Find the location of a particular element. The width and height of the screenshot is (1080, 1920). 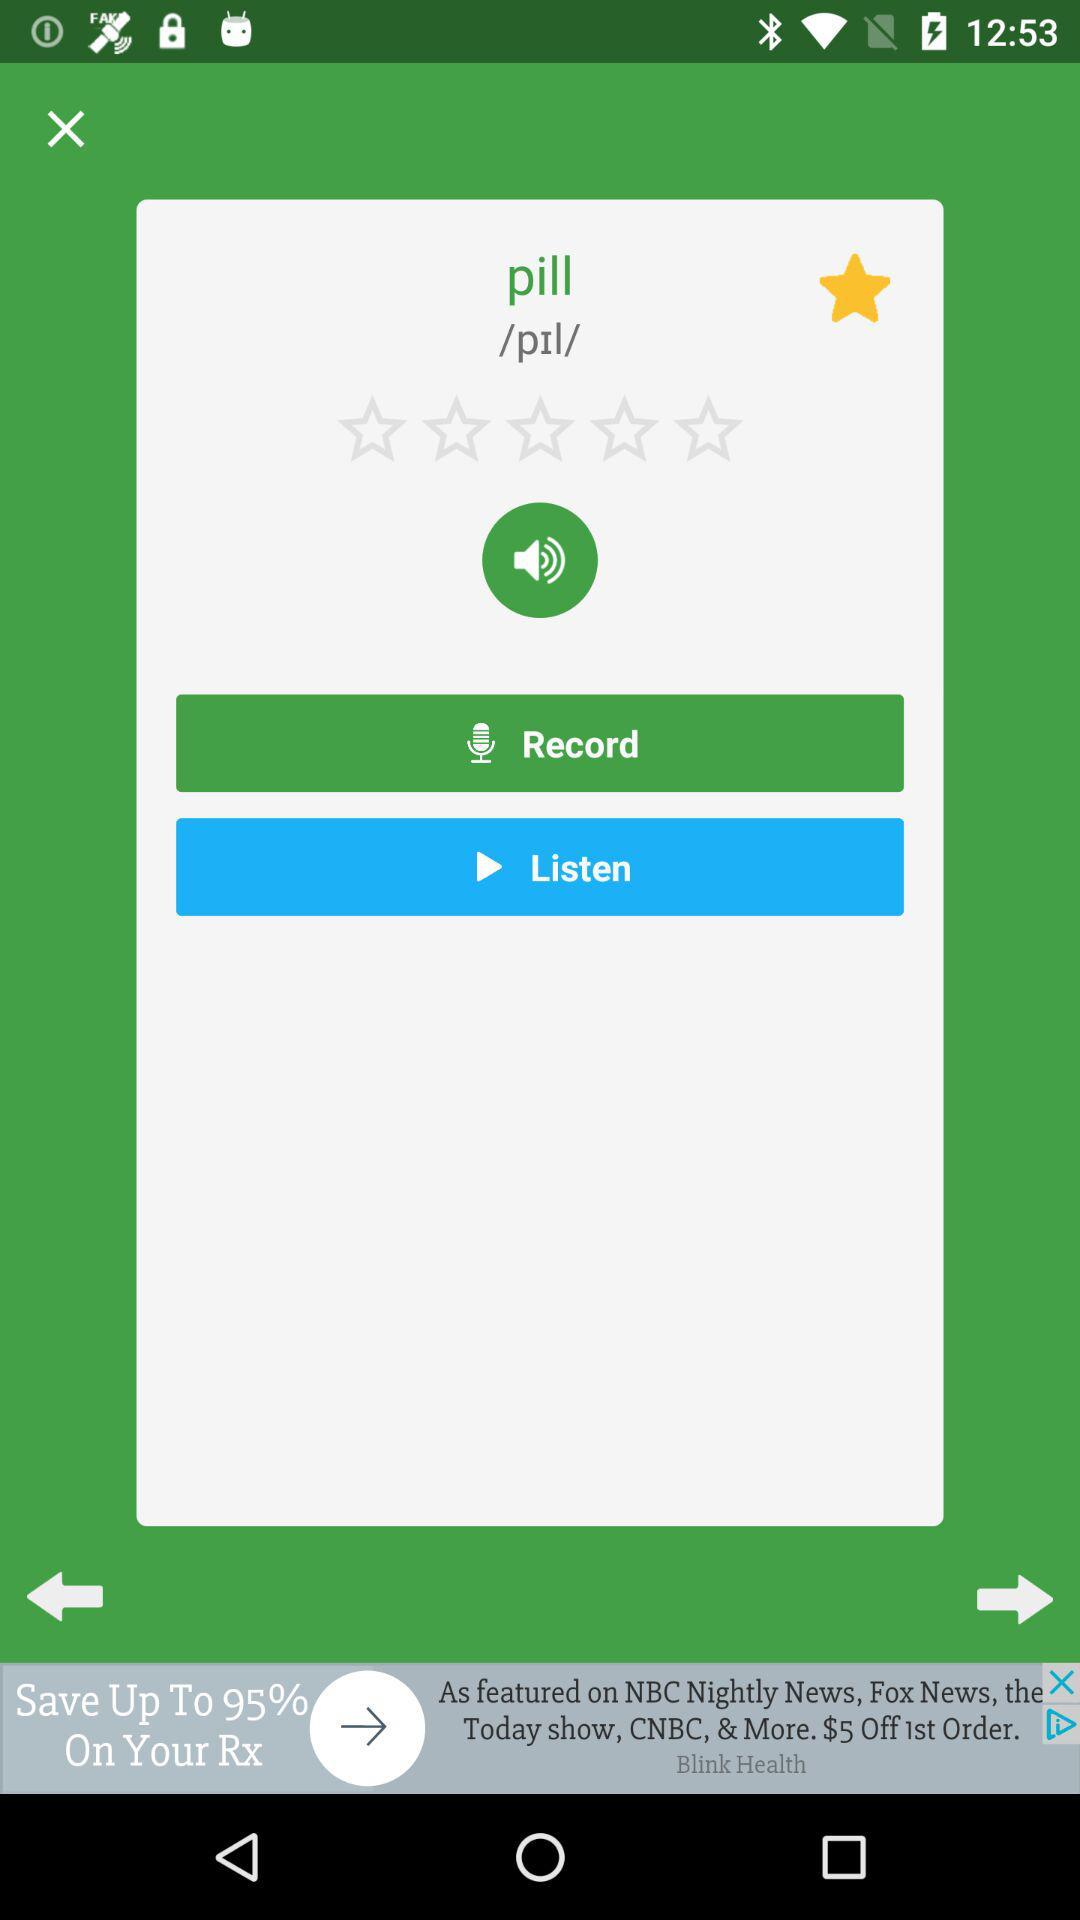

the volume icon is located at coordinates (540, 560).